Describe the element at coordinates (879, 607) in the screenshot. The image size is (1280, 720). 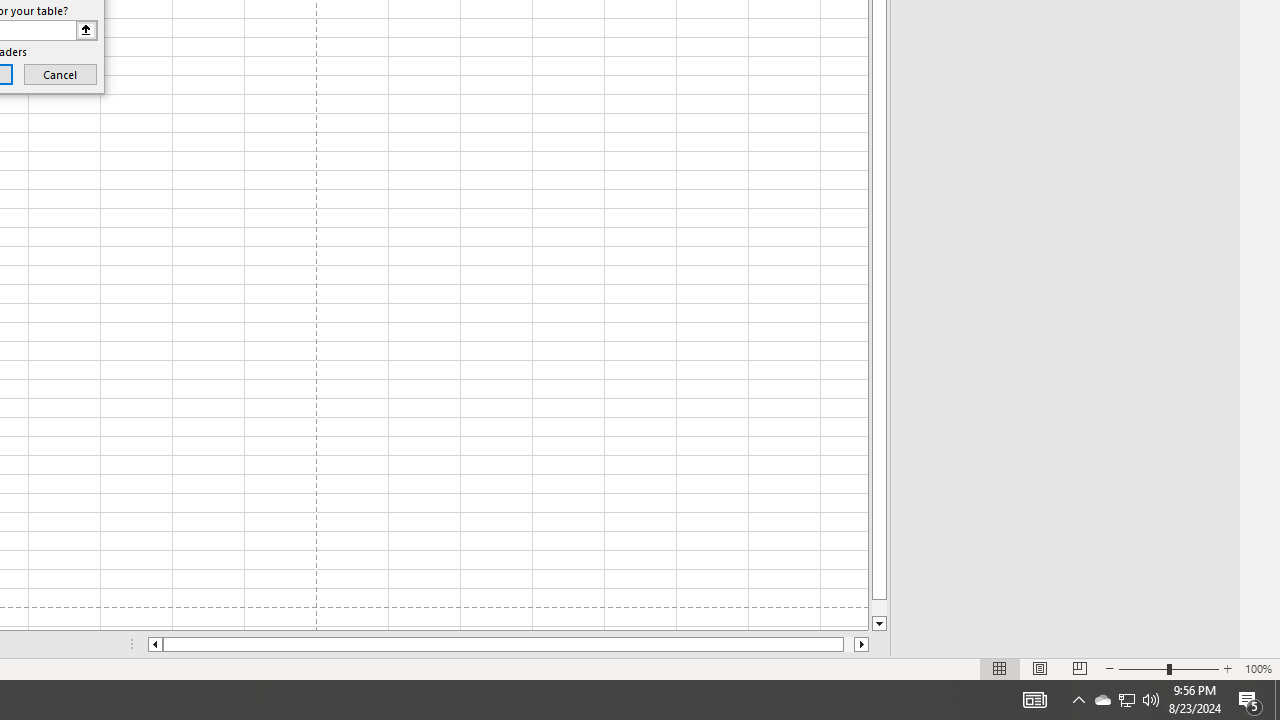
I see `'Page down'` at that location.